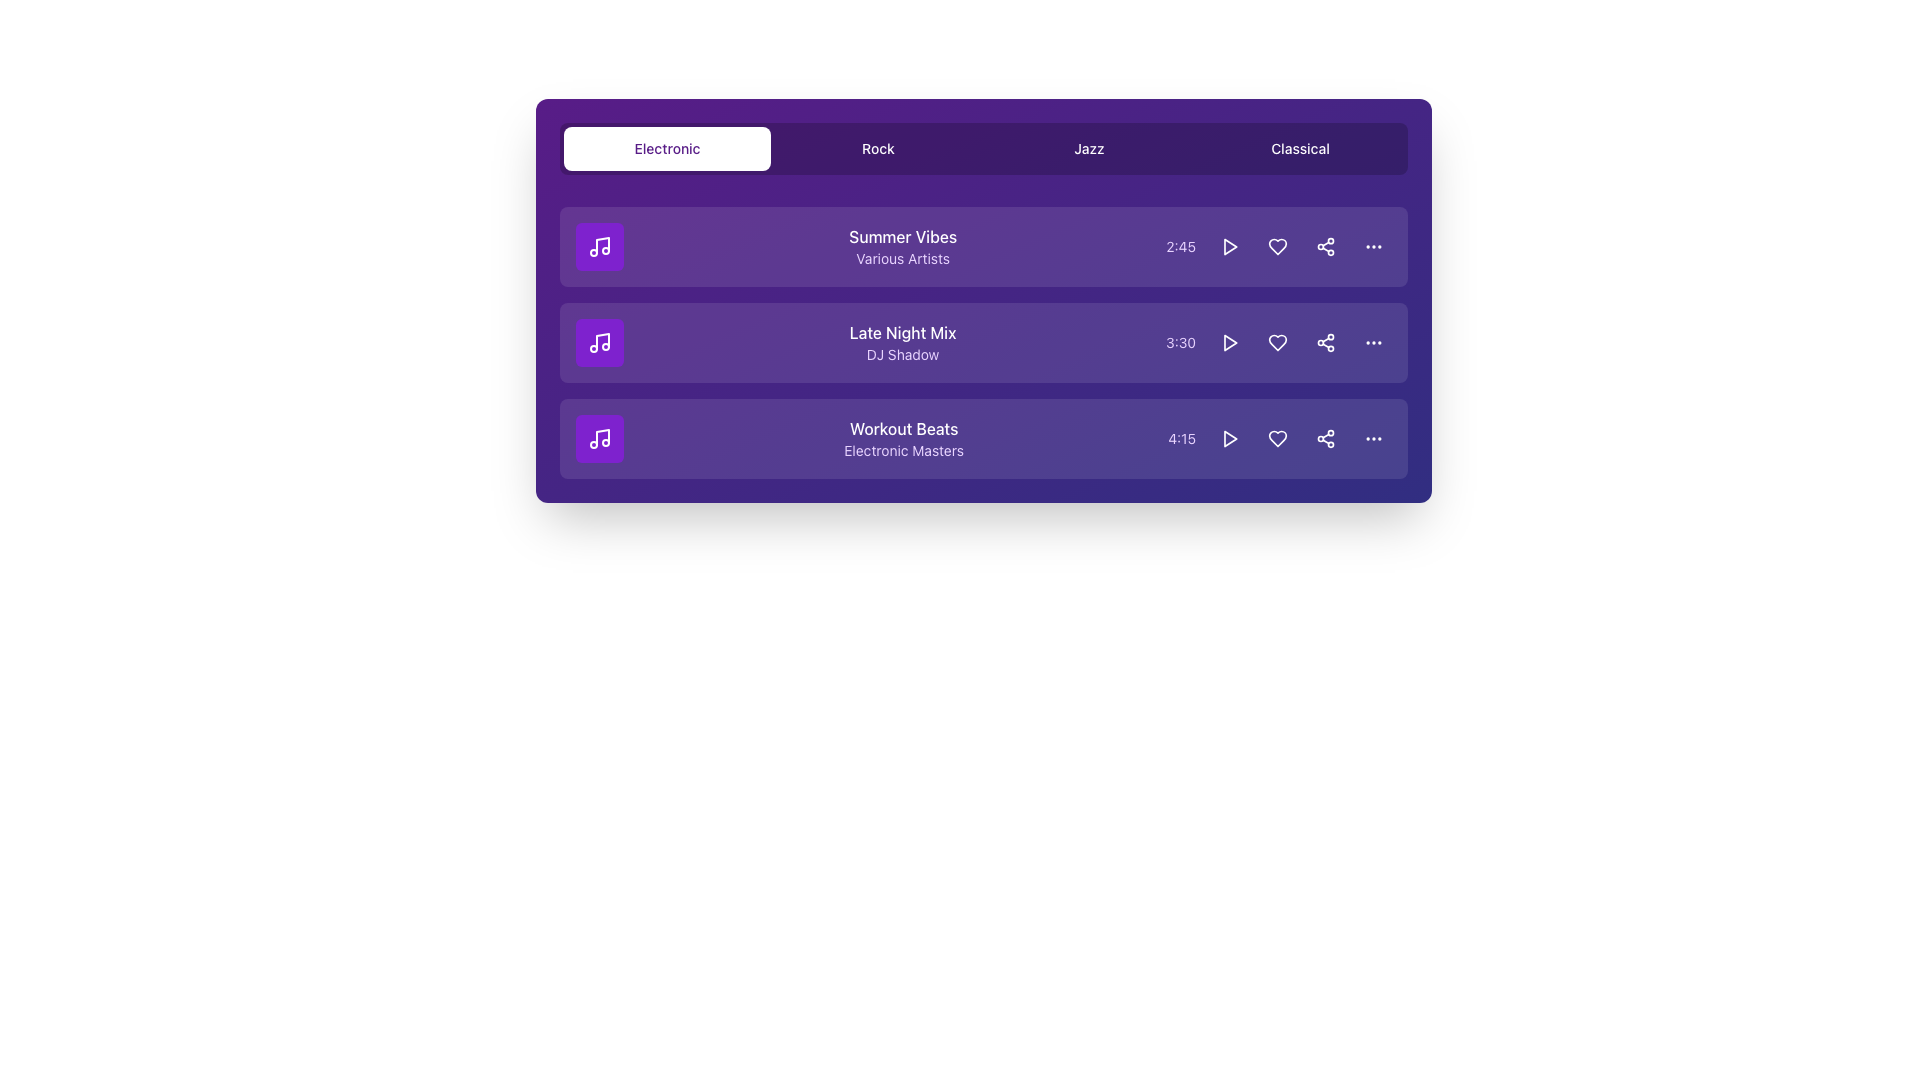  What do you see at coordinates (903, 438) in the screenshot?
I see `displayed title and subtitle of the music track located in the lower part of the list of music items in the 'Electronic' tab, specifically the third item in the list` at bounding box center [903, 438].